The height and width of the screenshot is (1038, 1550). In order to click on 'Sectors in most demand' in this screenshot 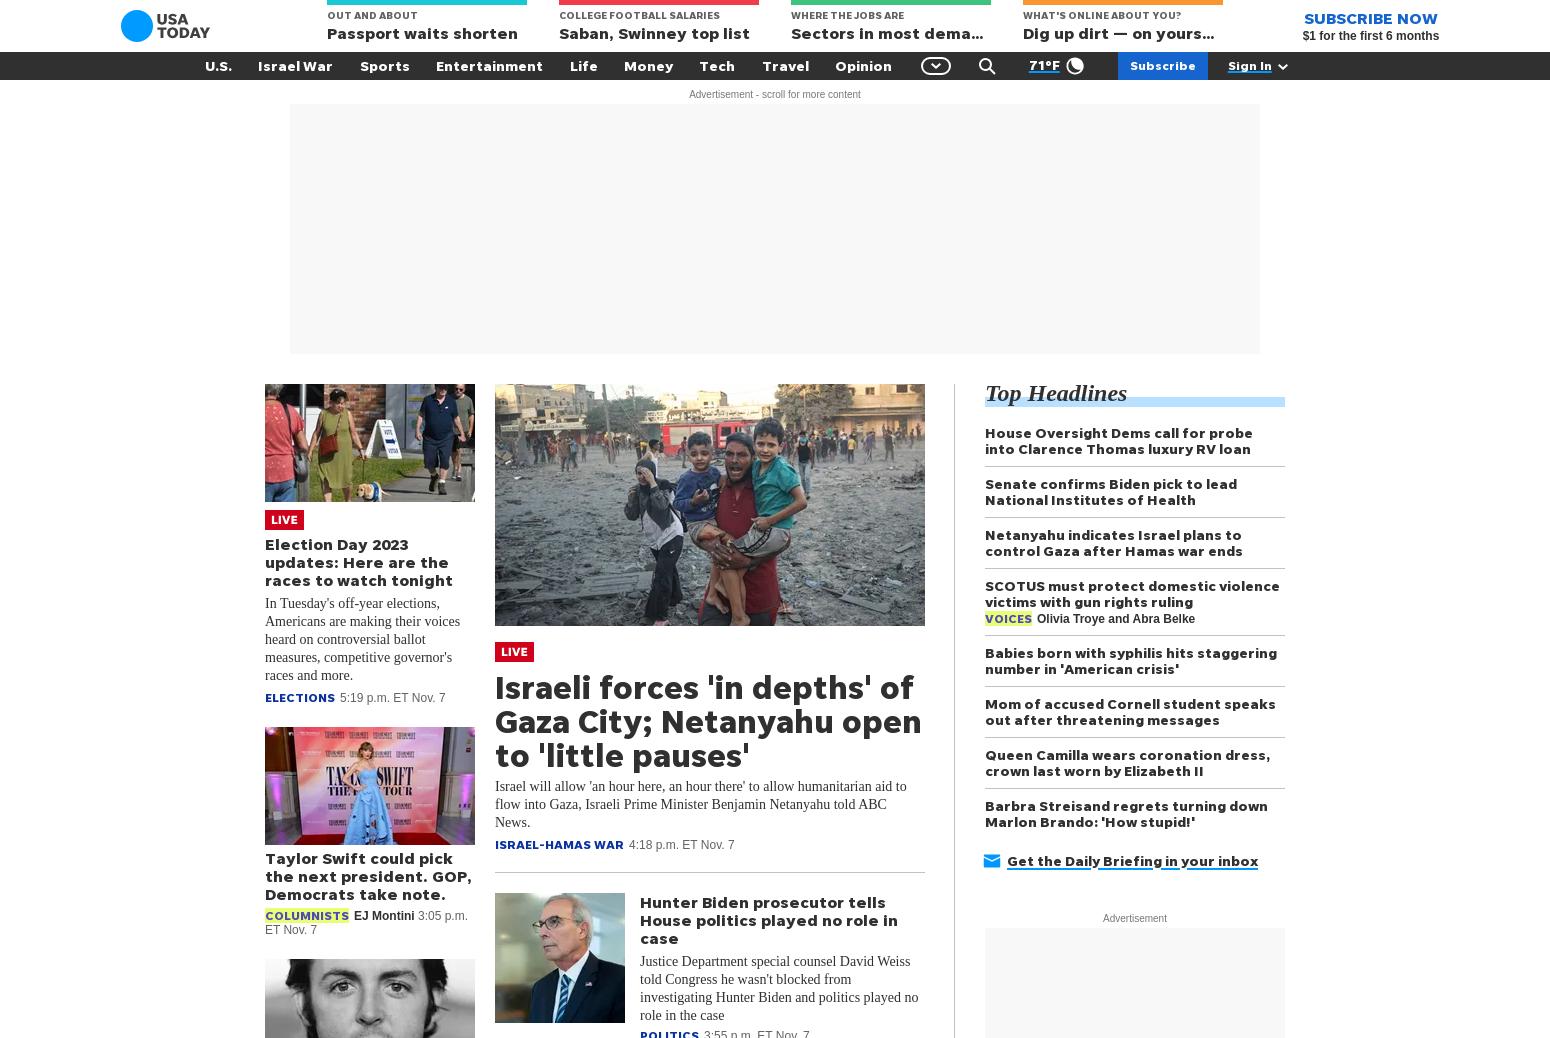, I will do `click(789, 32)`.